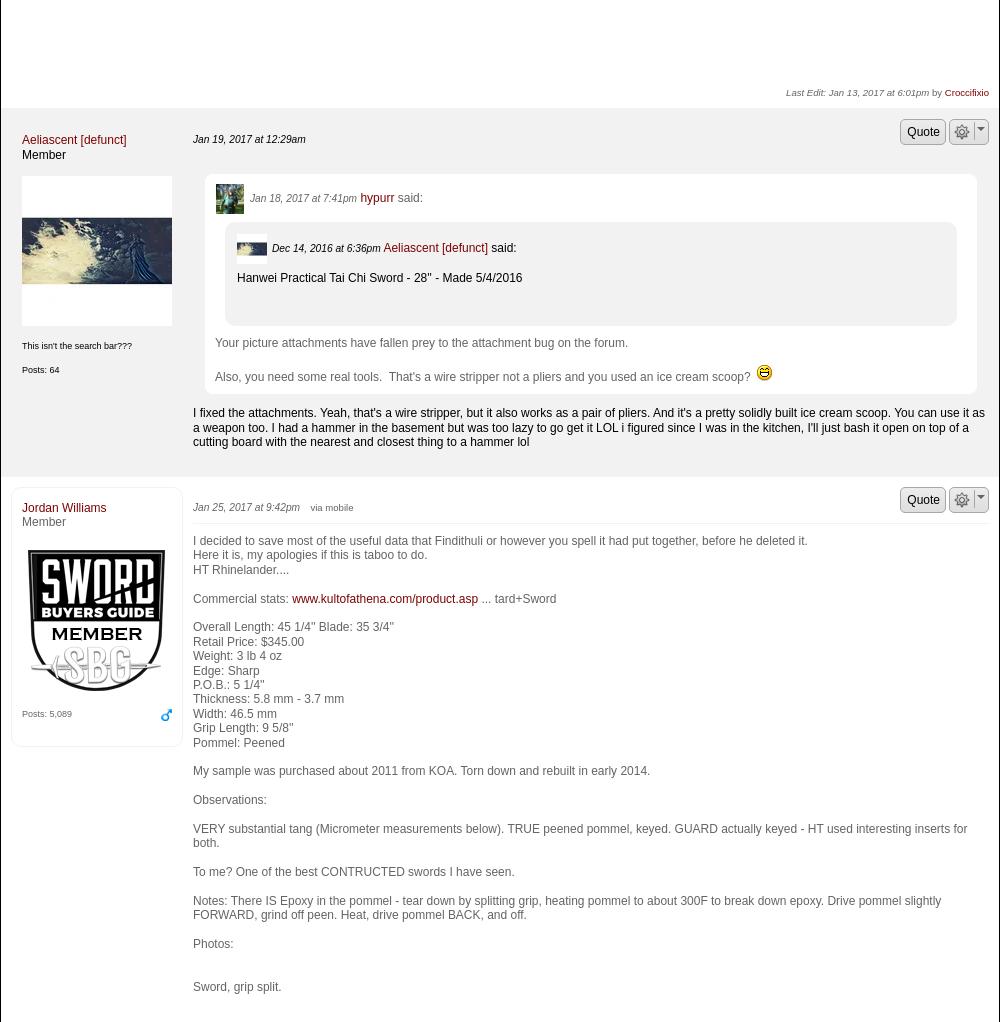  What do you see at coordinates (242, 727) in the screenshot?
I see `'Grip Length: 9 5/8'''` at bounding box center [242, 727].